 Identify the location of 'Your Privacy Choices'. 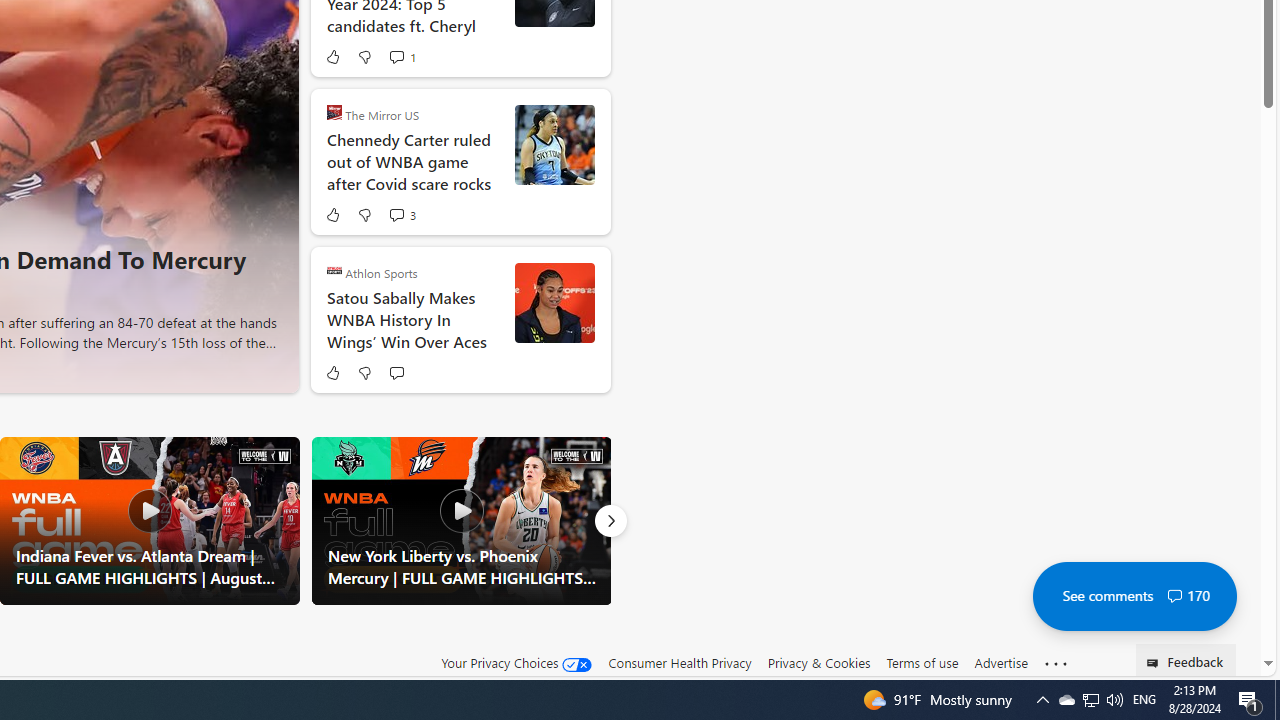
(517, 662).